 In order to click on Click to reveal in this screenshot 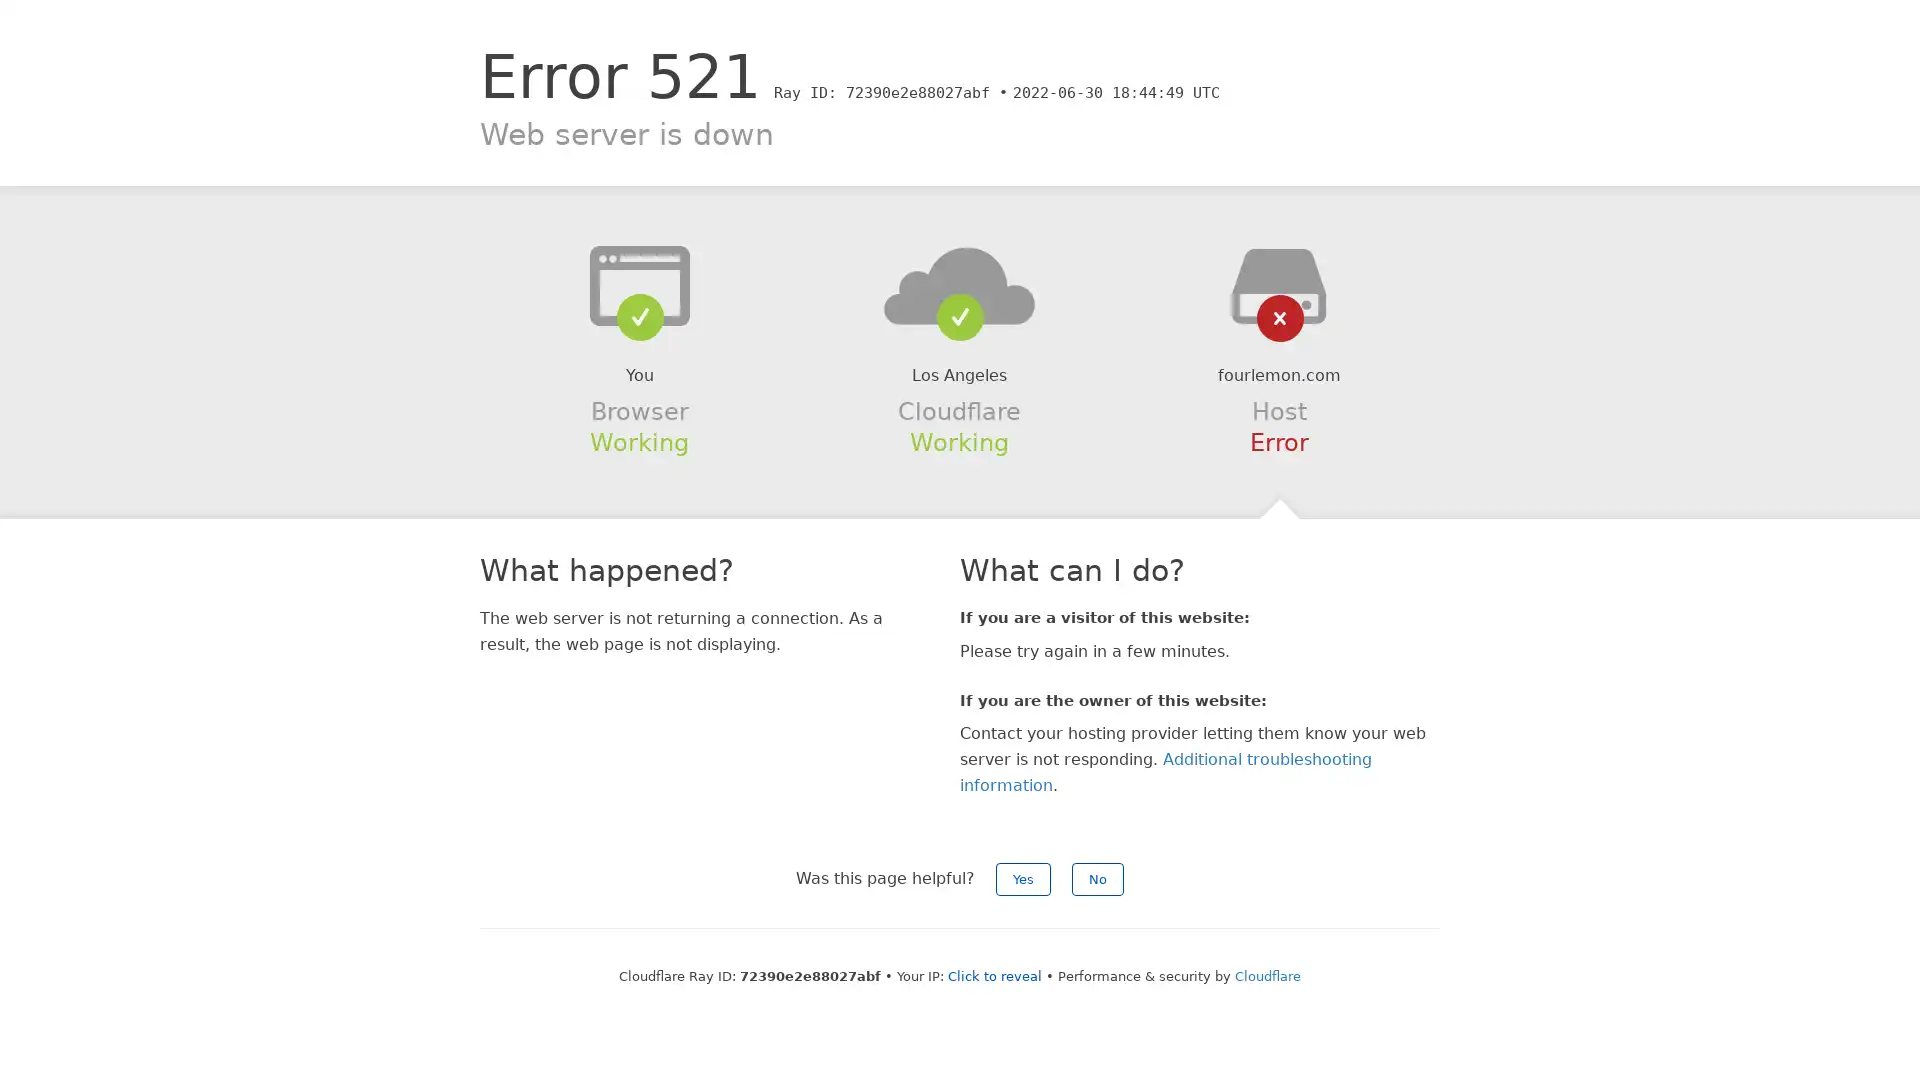, I will do `click(994, 975)`.